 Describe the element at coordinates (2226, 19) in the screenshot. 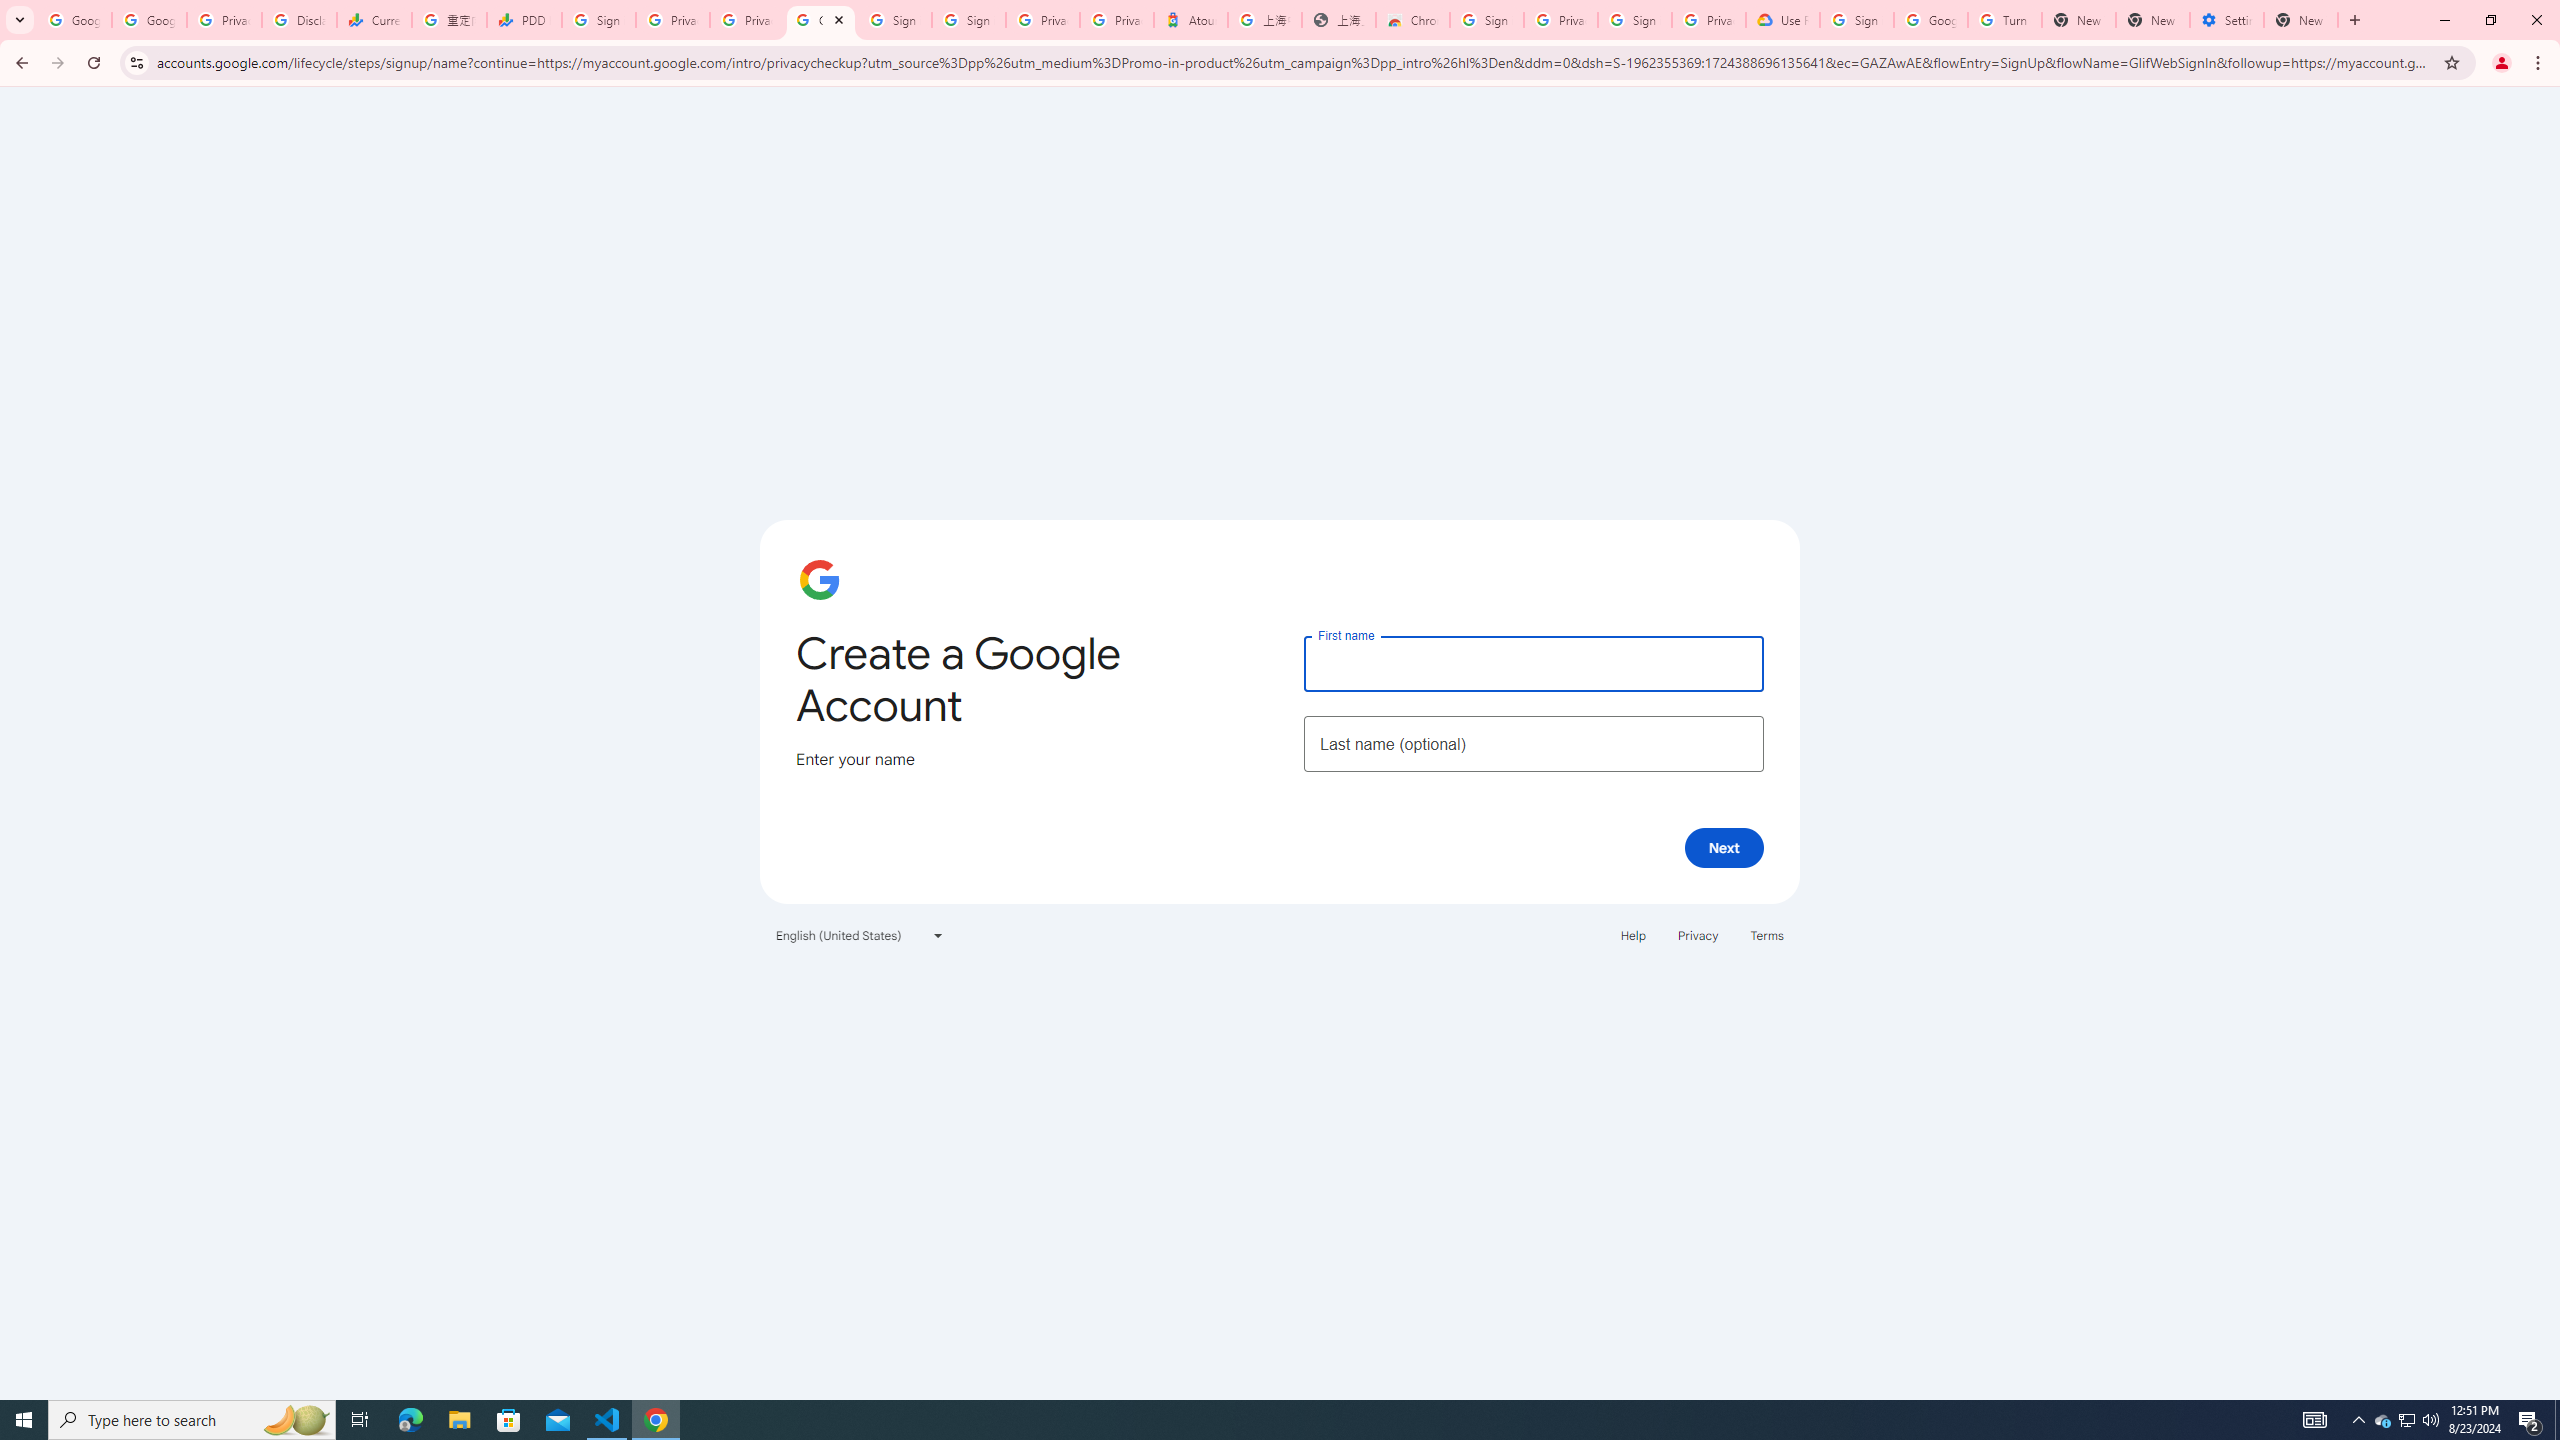

I see `'Settings - System'` at that location.